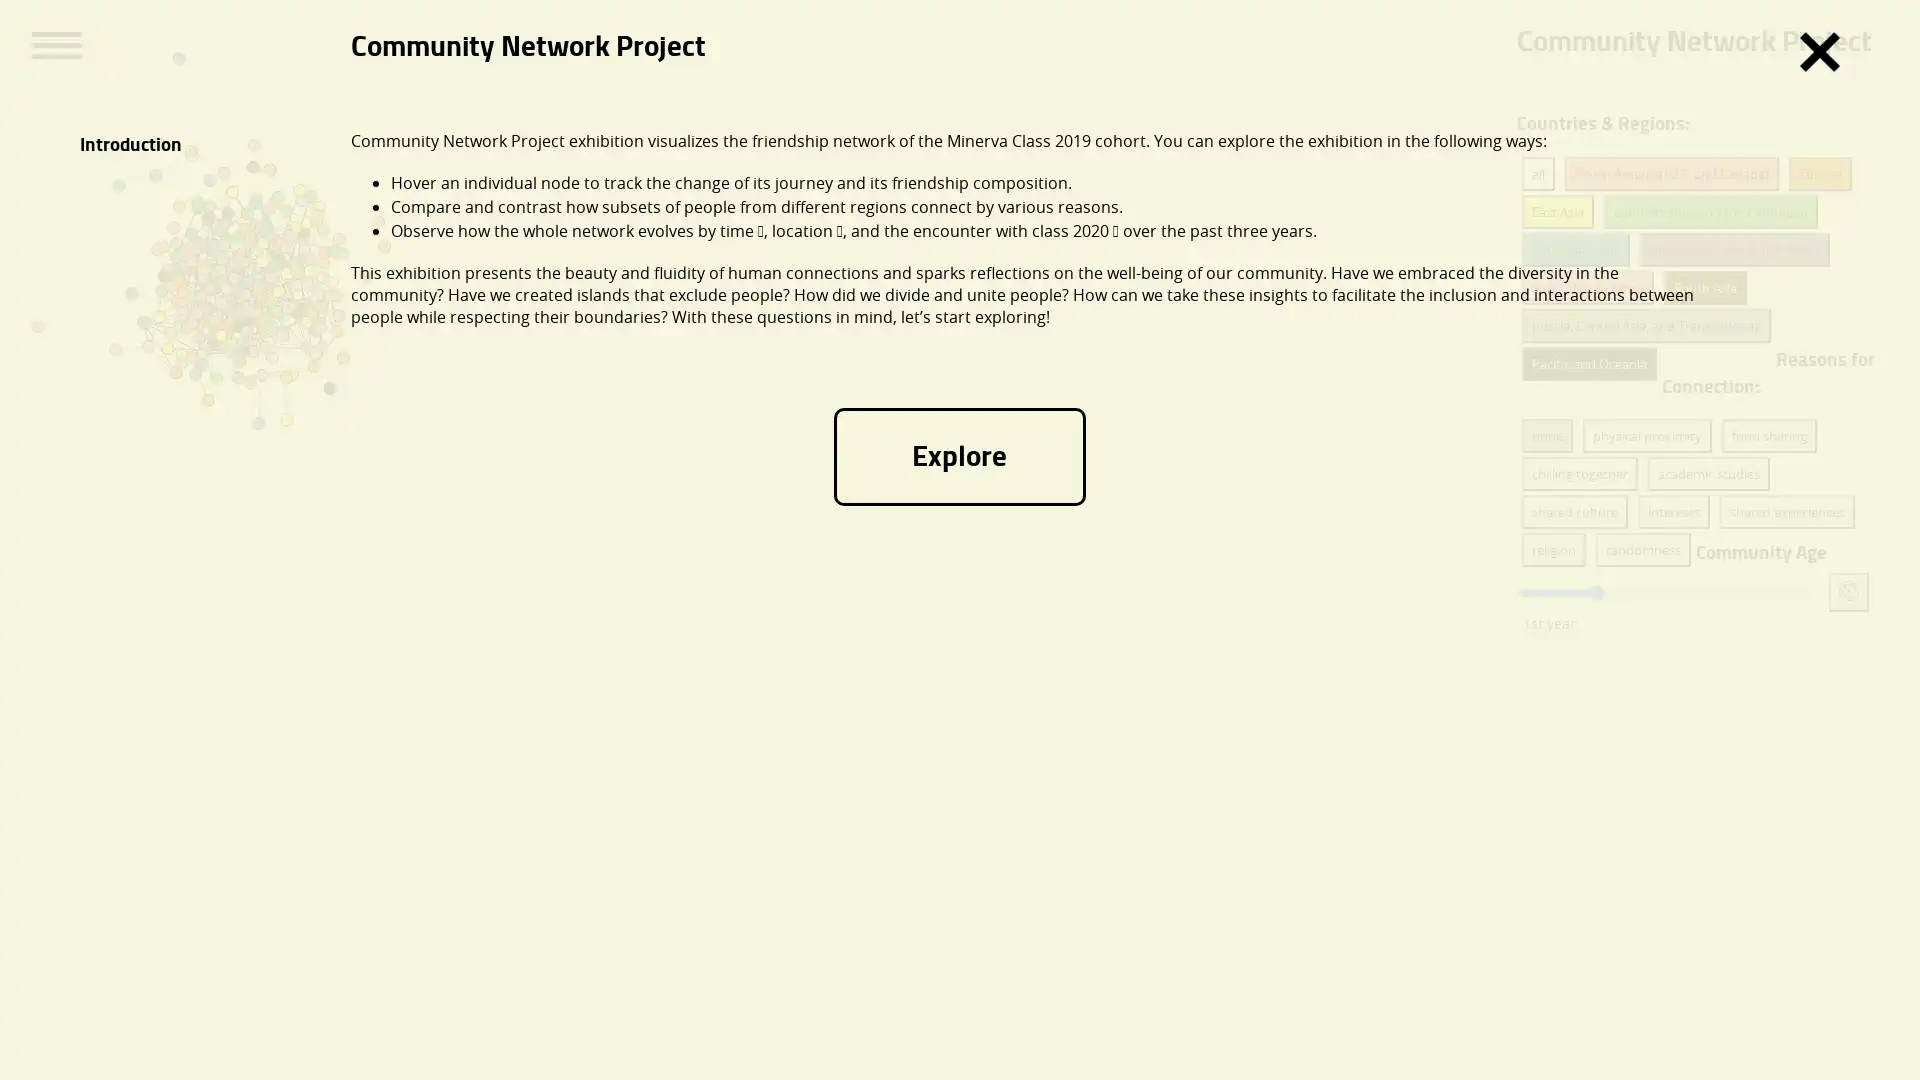 Image resolution: width=1920 pixels, height=1080 pixels. Describe the element at coordinates (1557, 211) in the screenshot. I see `East Asia` at that location.